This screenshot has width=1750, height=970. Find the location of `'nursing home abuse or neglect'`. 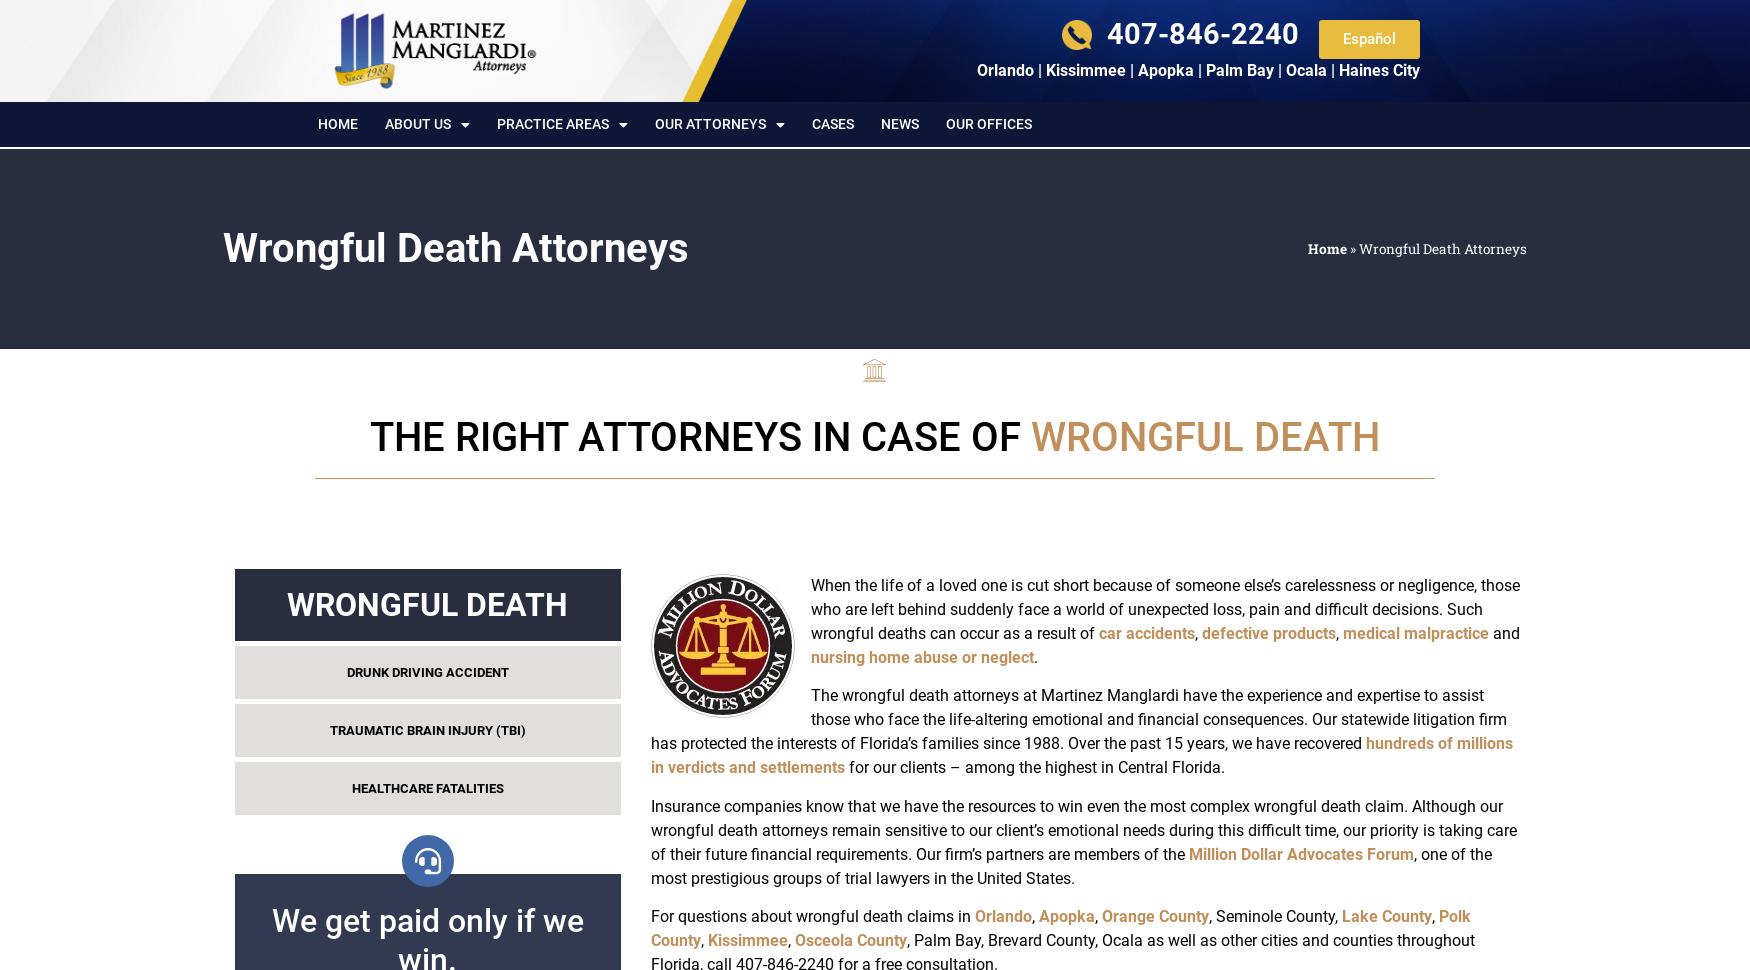

'nursing home abuse or neglect' is located at coordinates (809, 655).